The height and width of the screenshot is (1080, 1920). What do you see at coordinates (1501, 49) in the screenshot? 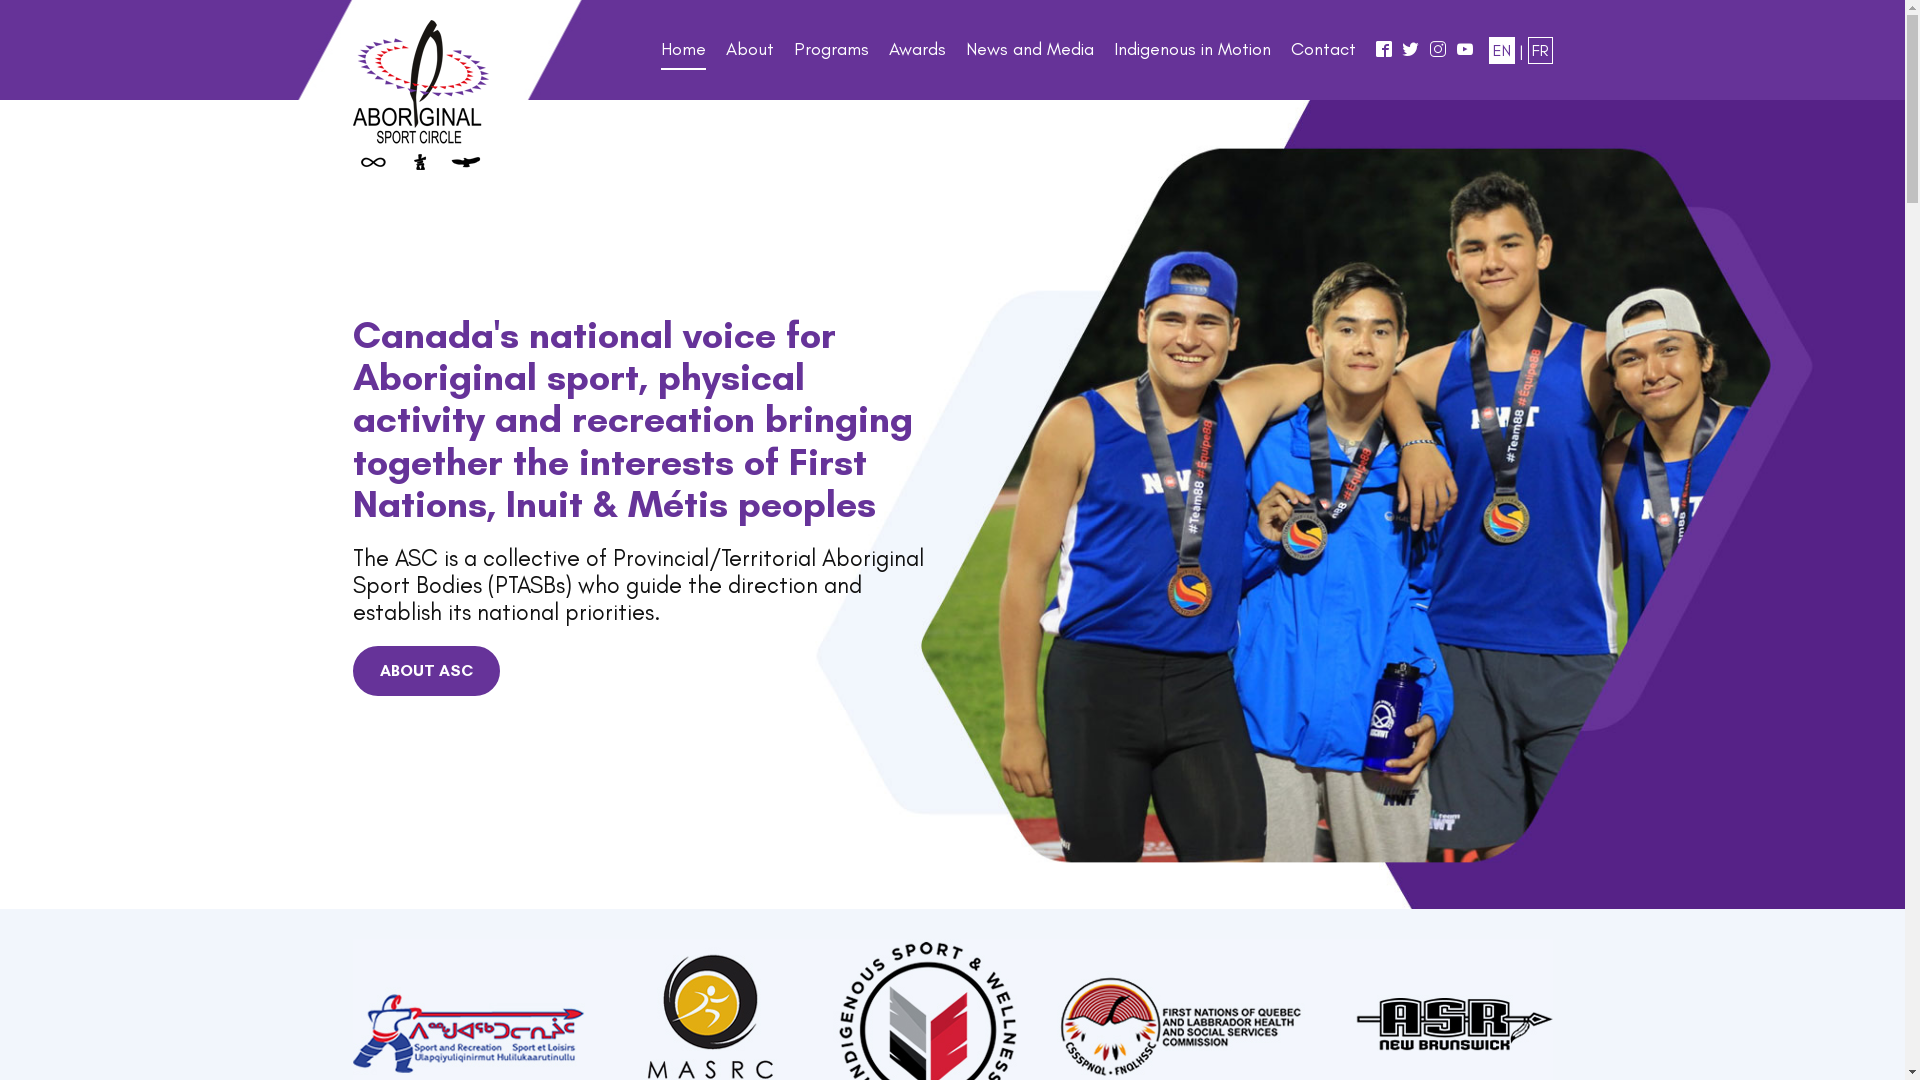
I see `'EN'` at bounding box center [1501, 49].